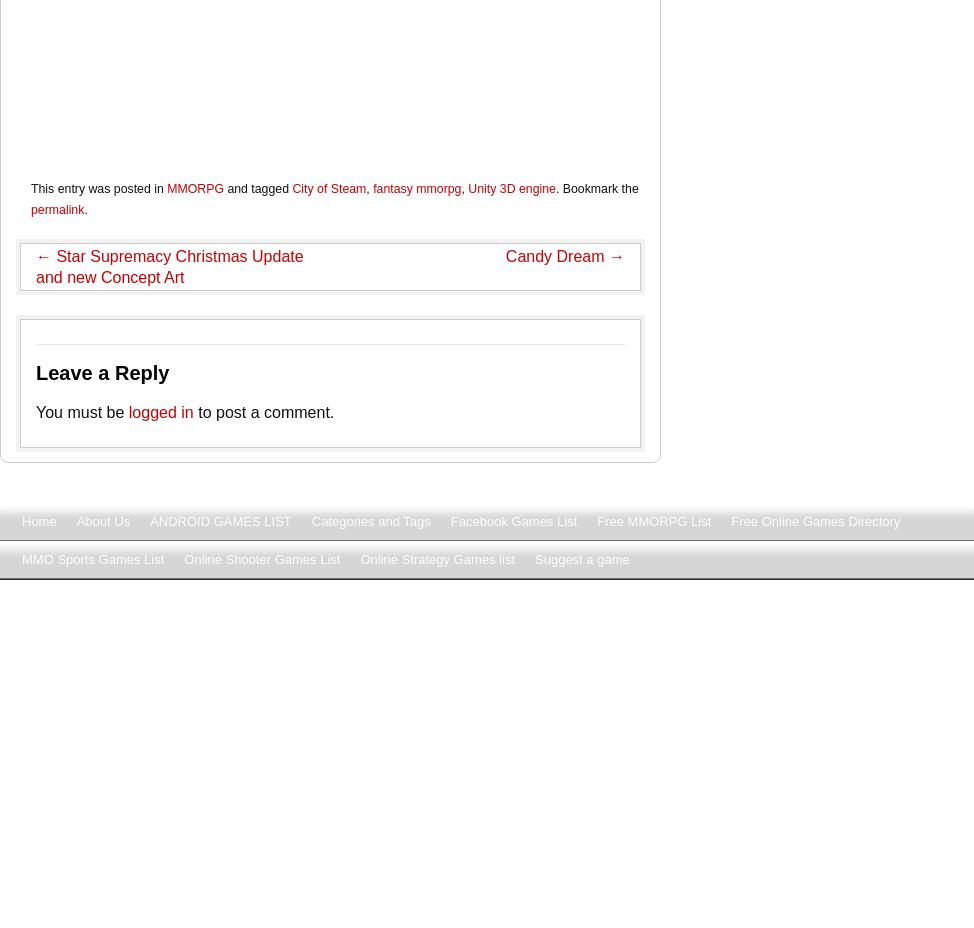  I want to click on 'permalink', so click(57, 208).